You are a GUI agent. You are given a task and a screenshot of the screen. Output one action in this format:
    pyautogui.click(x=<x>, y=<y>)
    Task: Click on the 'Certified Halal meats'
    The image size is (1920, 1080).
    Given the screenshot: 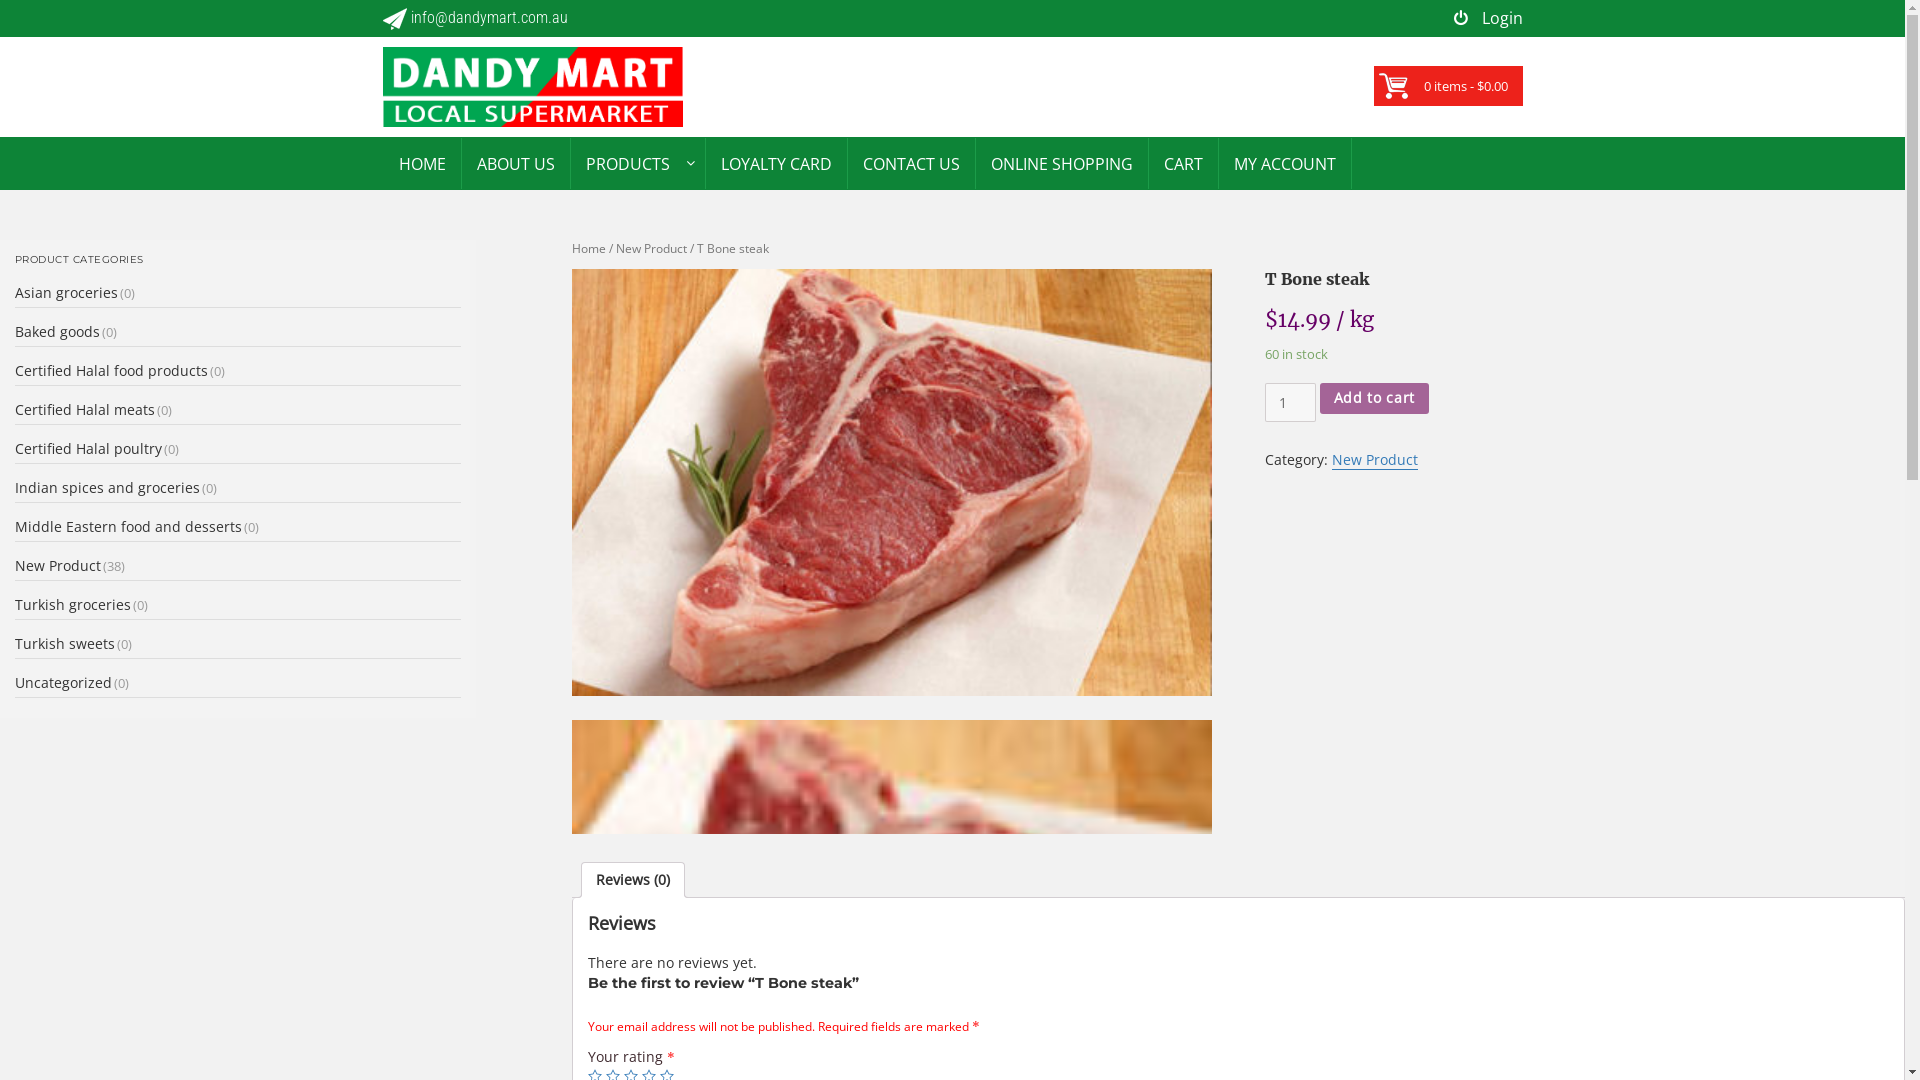 What is the action you would take?
    pyautogui.click(x=84, y=408)
    